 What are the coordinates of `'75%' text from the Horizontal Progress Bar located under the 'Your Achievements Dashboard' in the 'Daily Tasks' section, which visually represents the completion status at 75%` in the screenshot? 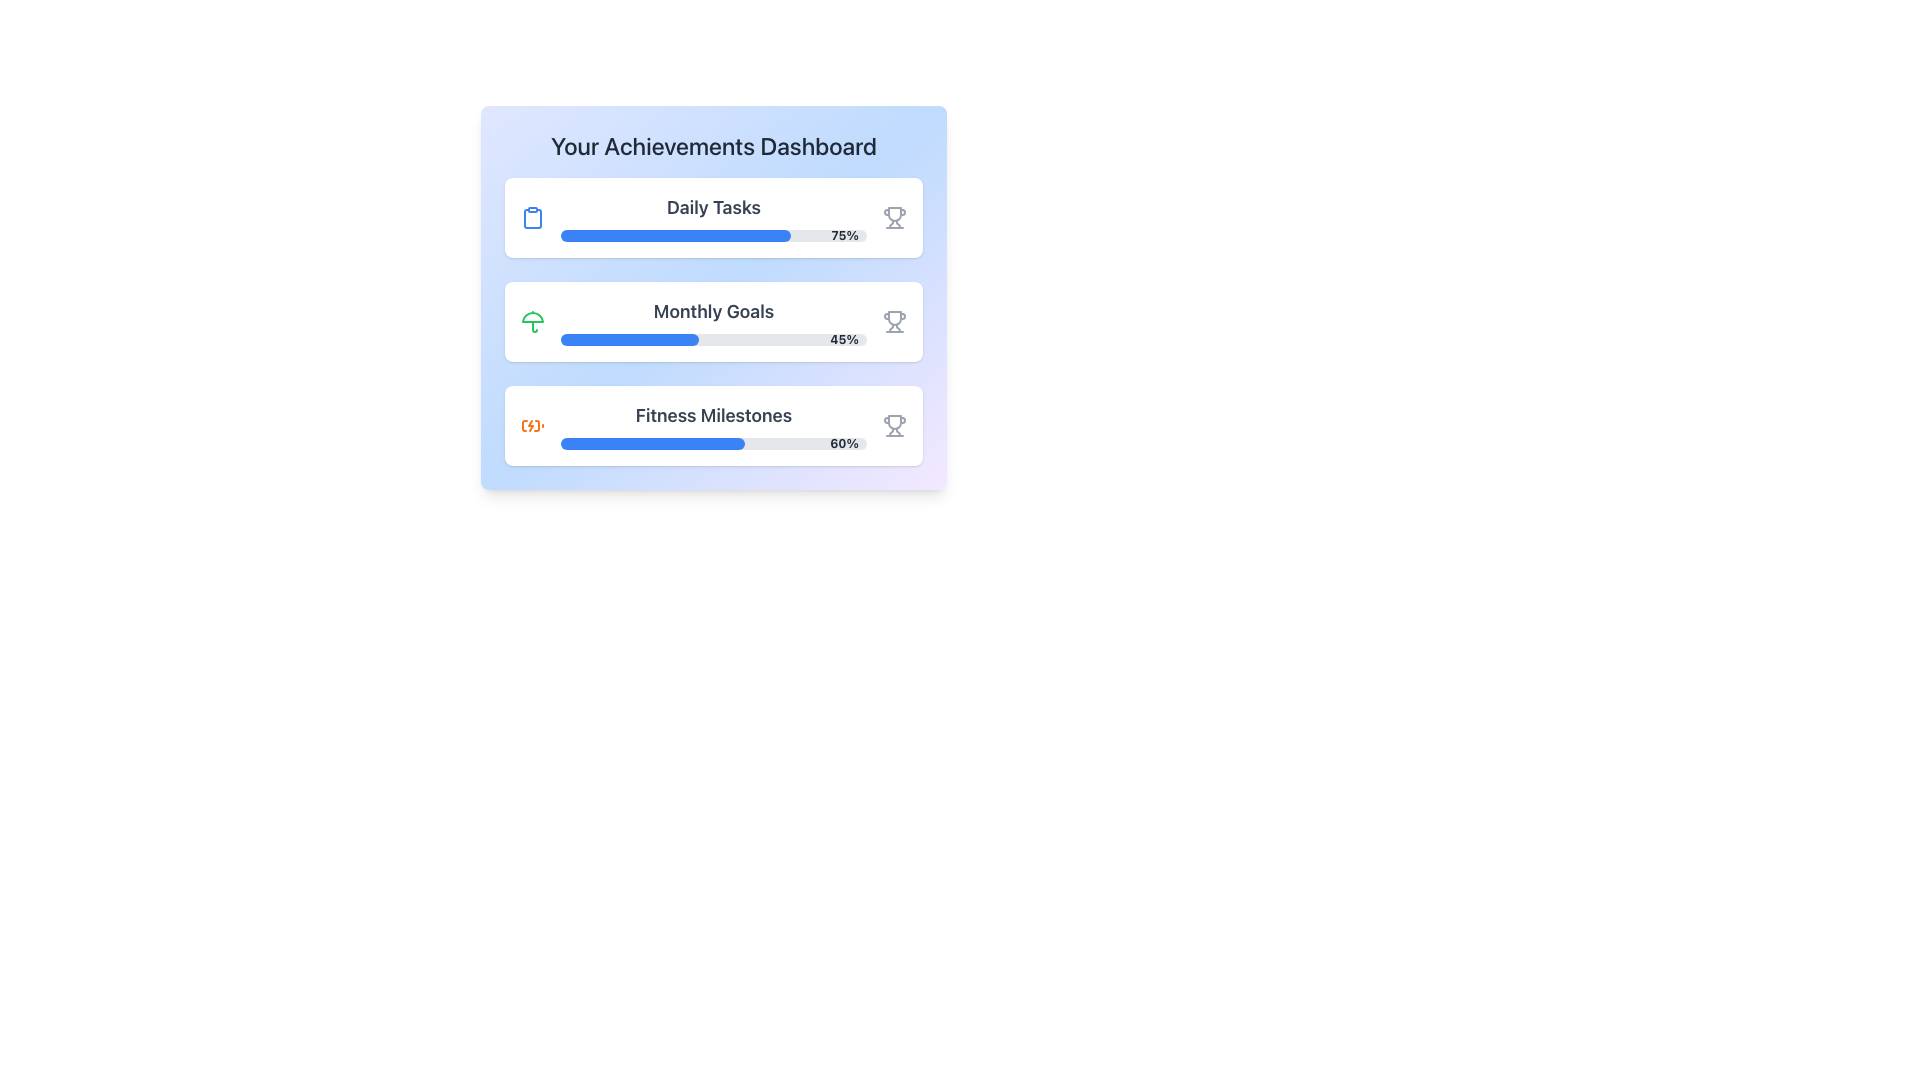 It's located at (714, 234).